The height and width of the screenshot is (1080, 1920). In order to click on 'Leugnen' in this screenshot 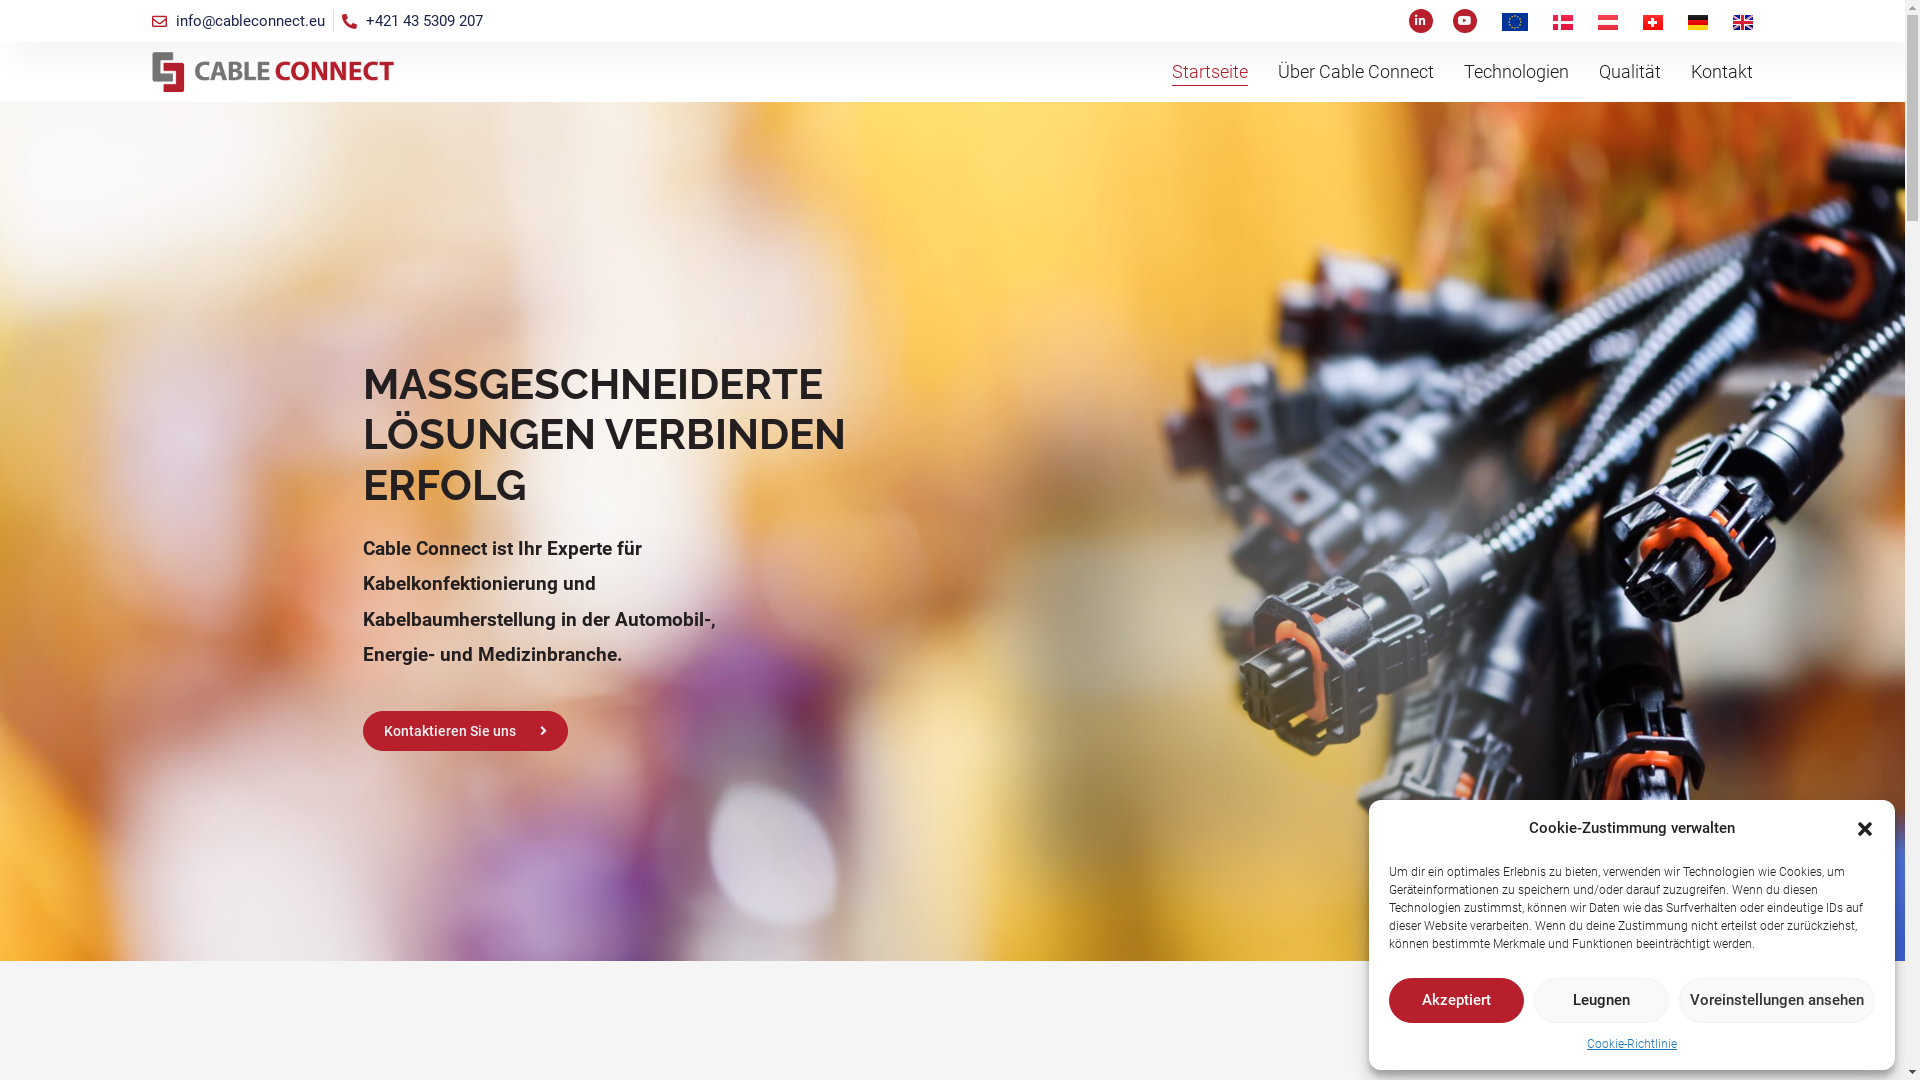, I will do `click(1533, 1000)`.